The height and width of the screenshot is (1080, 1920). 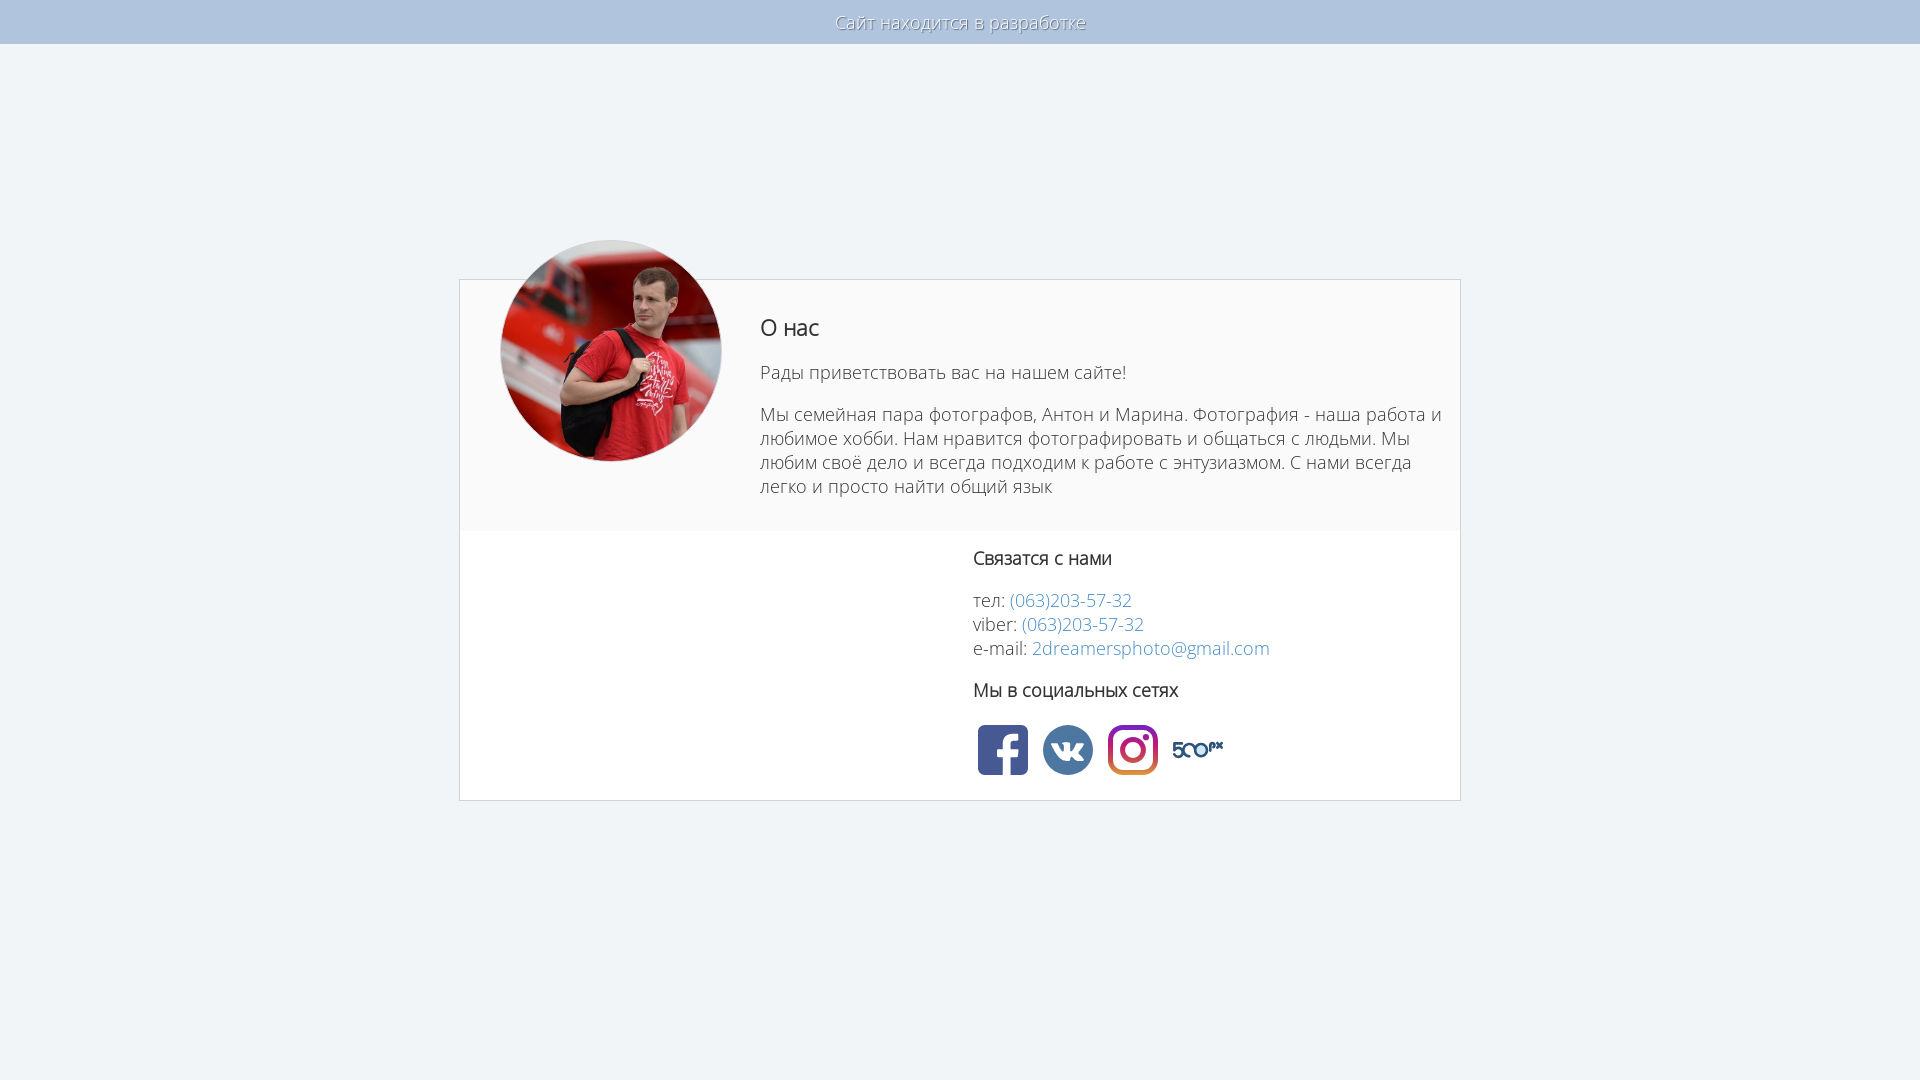 What do you see at coordinates (1069, 599) in the screenshot?
I see `'(063)203-57-32'` at bounding box center [1069, 599].